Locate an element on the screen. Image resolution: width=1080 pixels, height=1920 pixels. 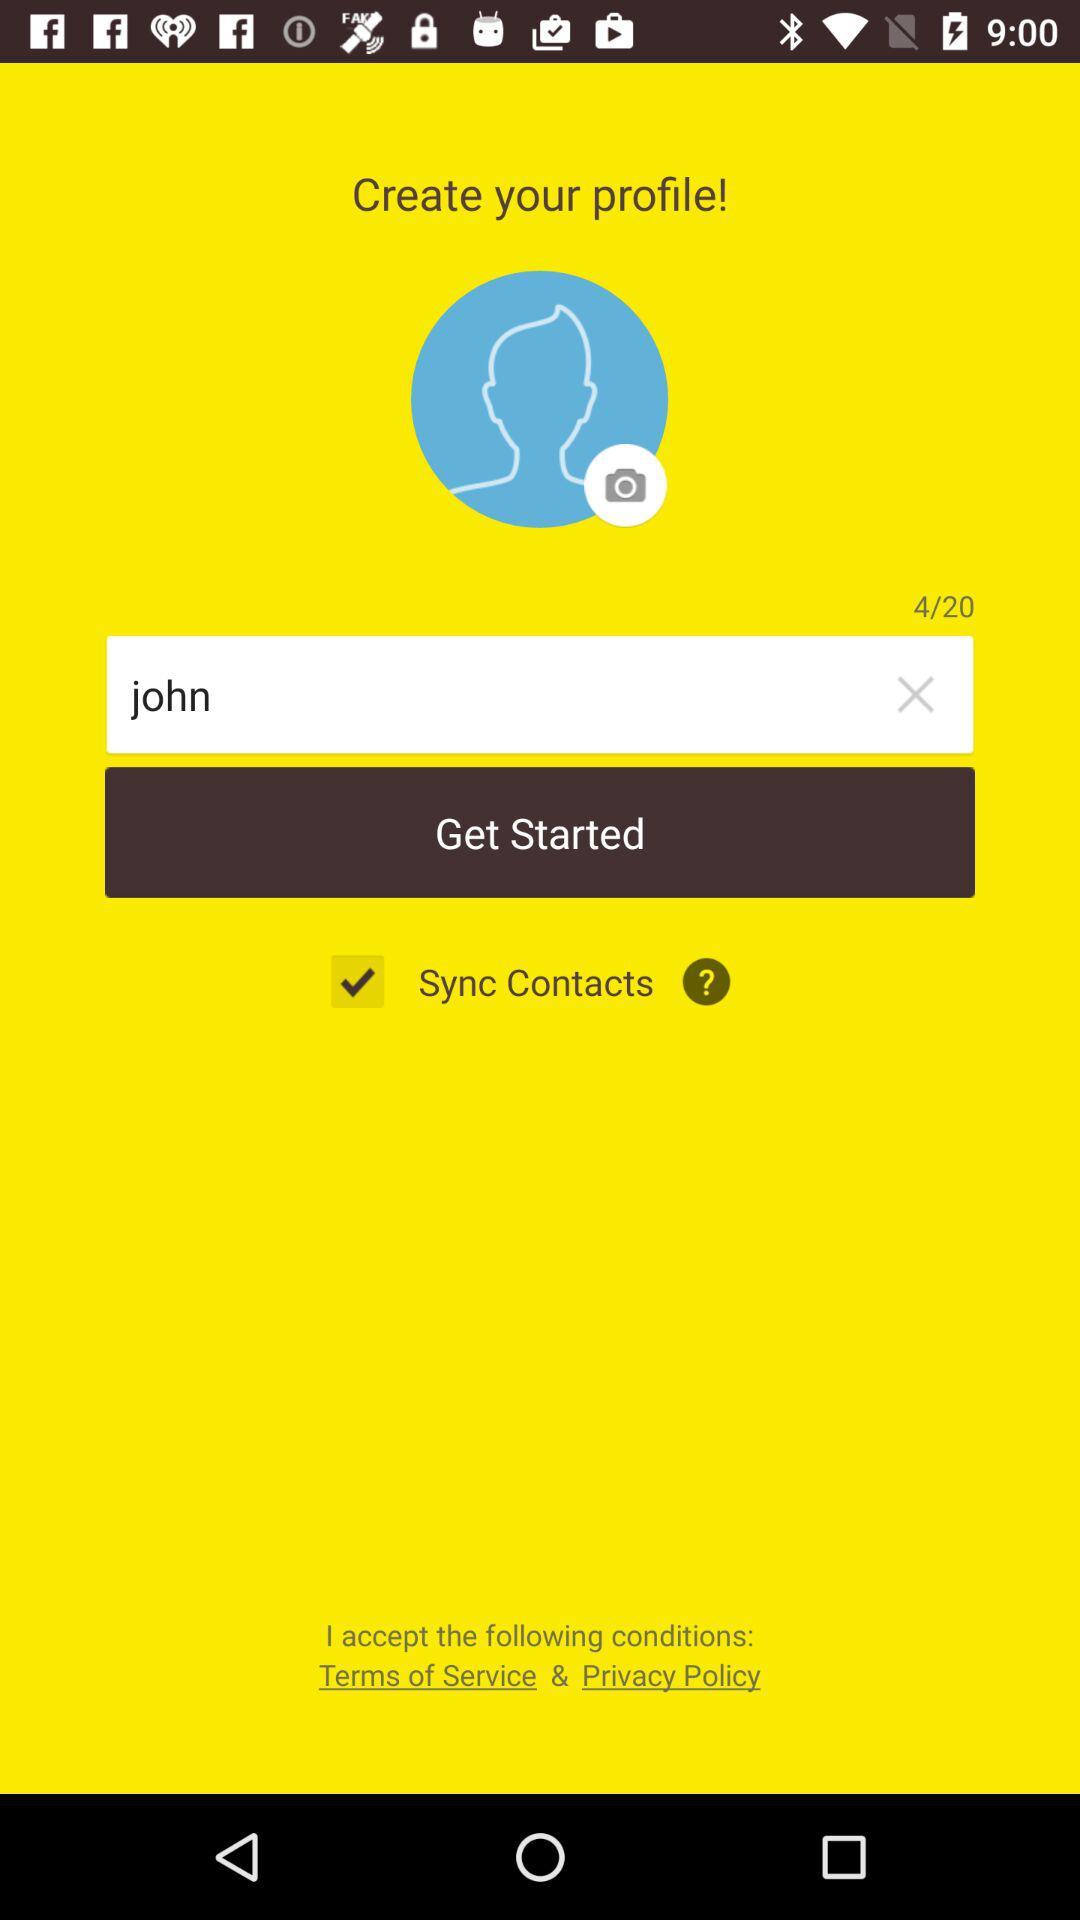
item next to the & item is located at coordinates (426, 1674).